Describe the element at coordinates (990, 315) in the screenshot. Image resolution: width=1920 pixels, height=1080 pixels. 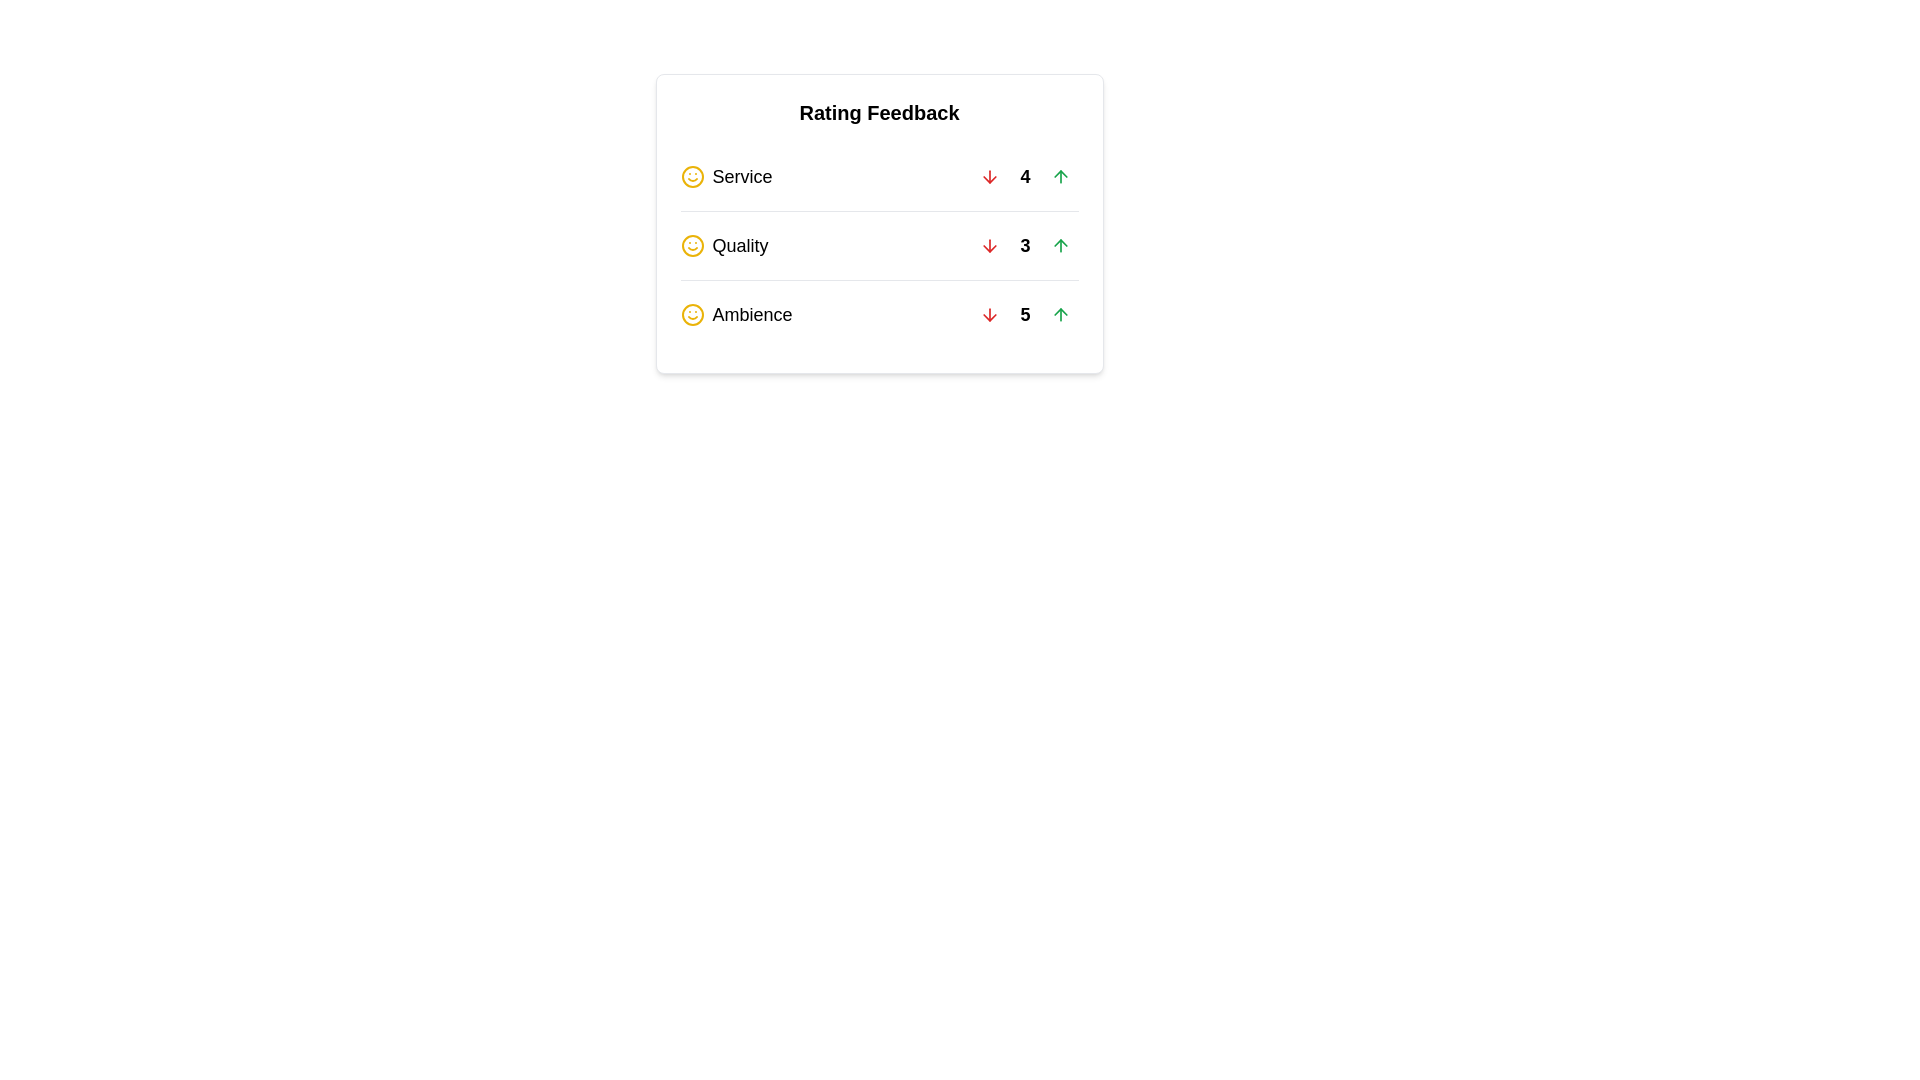
I see `the downward arrow button, which is bold red and located to the right of the 'Ambience' label, to lower the rating` at that location.